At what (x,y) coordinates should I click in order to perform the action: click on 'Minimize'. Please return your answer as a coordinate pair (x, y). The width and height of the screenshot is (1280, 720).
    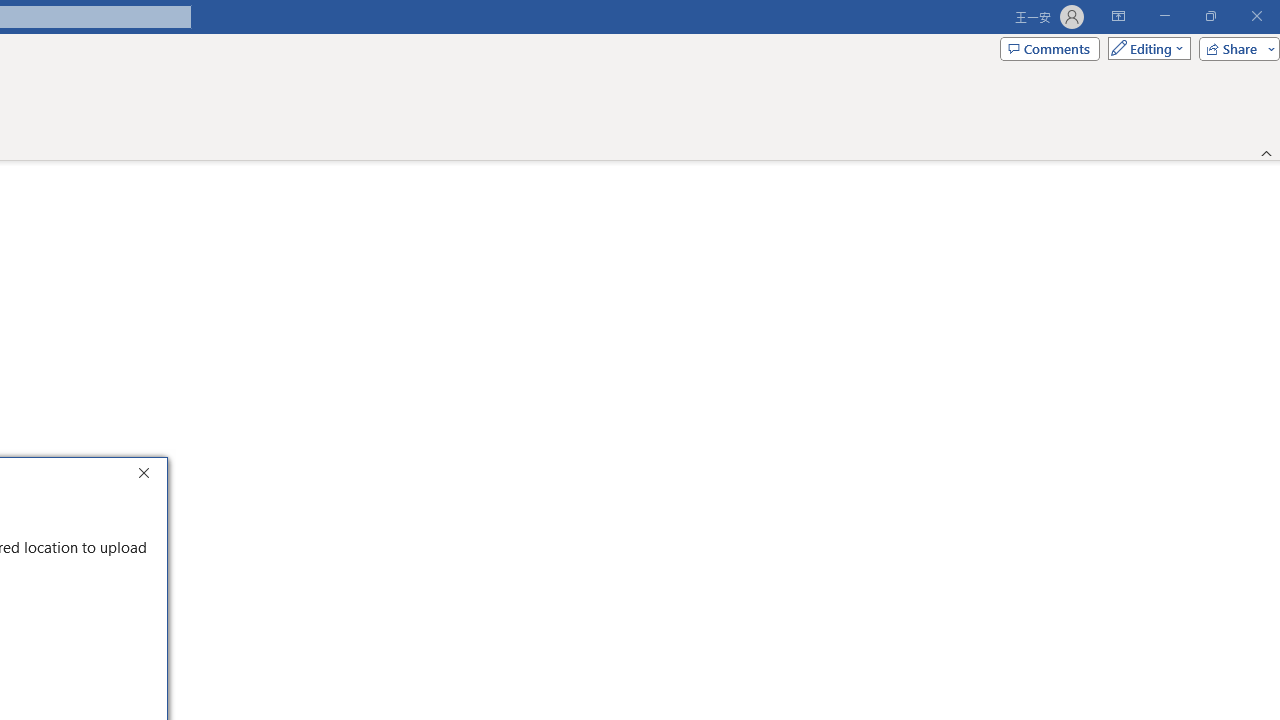
    Looking at the image, I should click on (1164, 16).